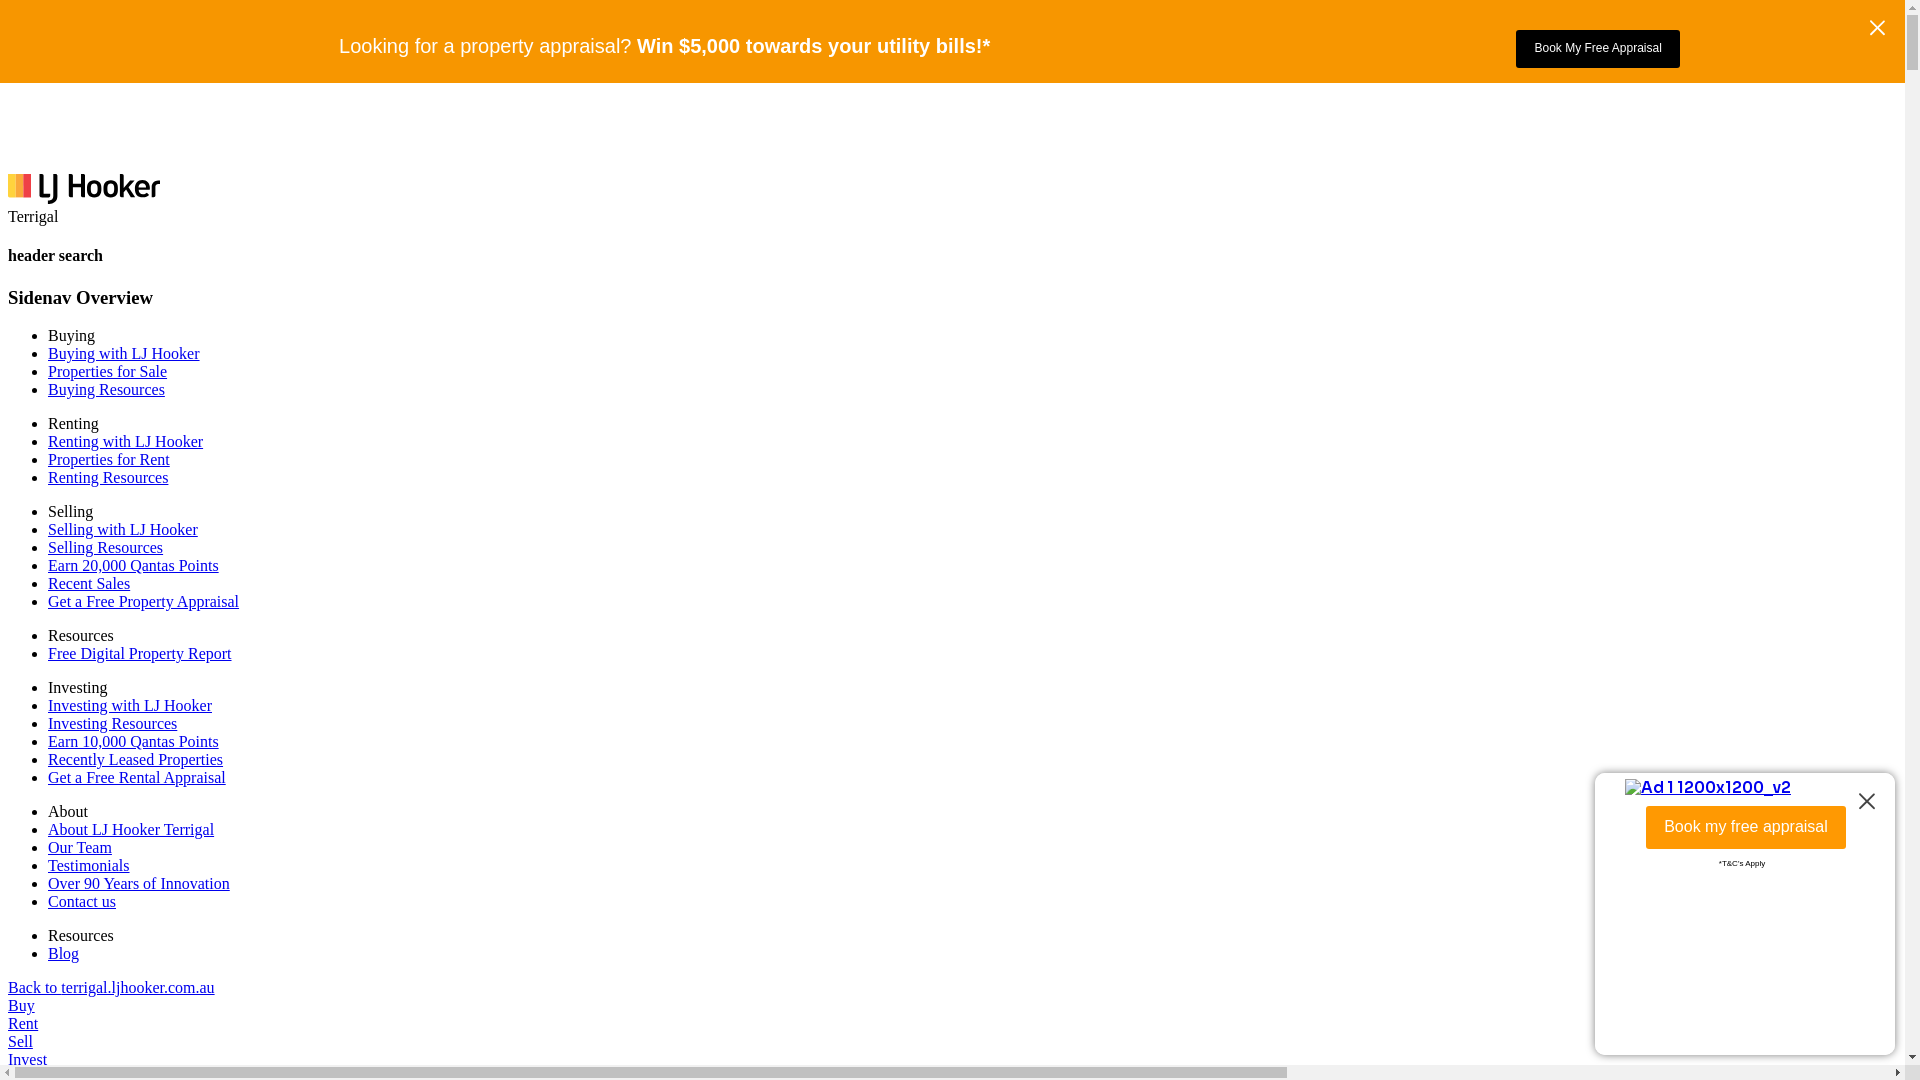 This screenshot has width=1920, height=1080. Describe the element at coordinates (108, 459) in the screenshot. I see `'Properties for Rent'` at that location.